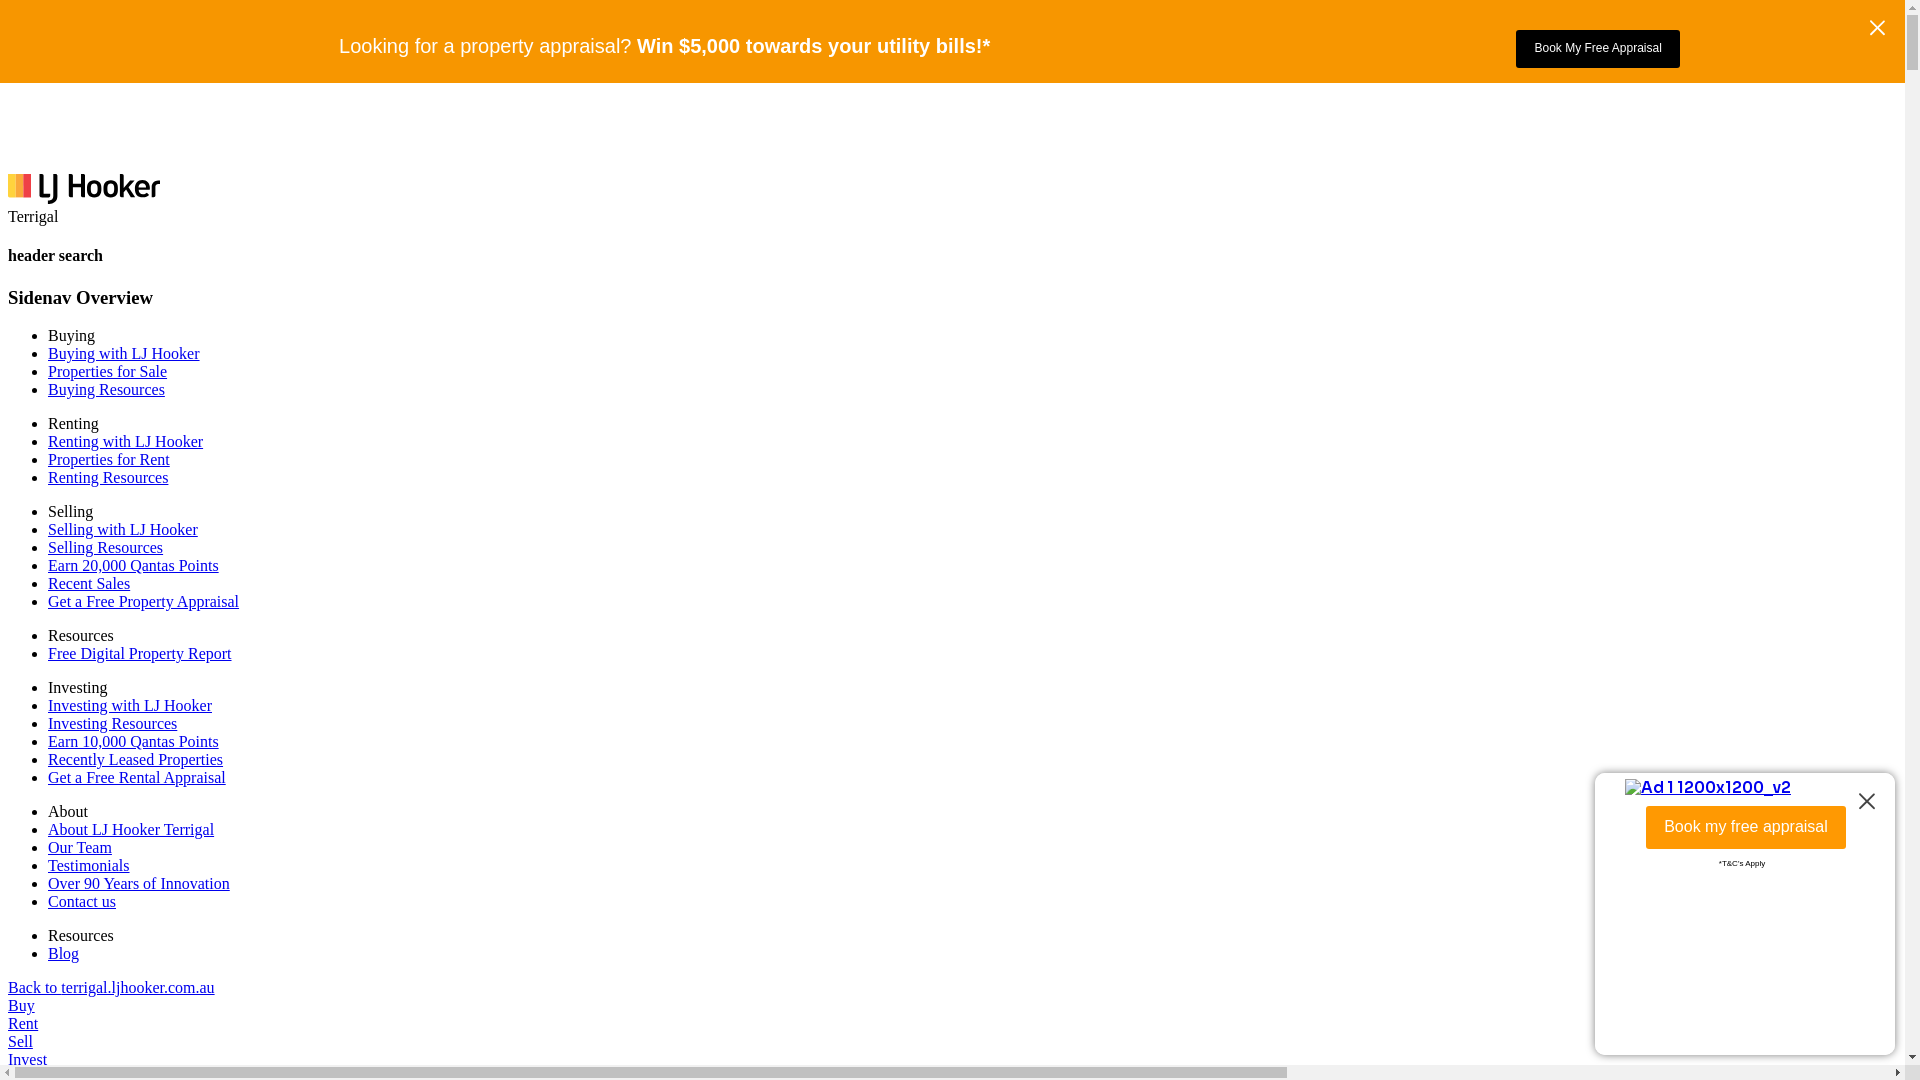 This screenshot has width=1920, height=1080. Describe the element at coordinates (108, 459) in the screenshot. I see `'Properties for Rent'` at that location.